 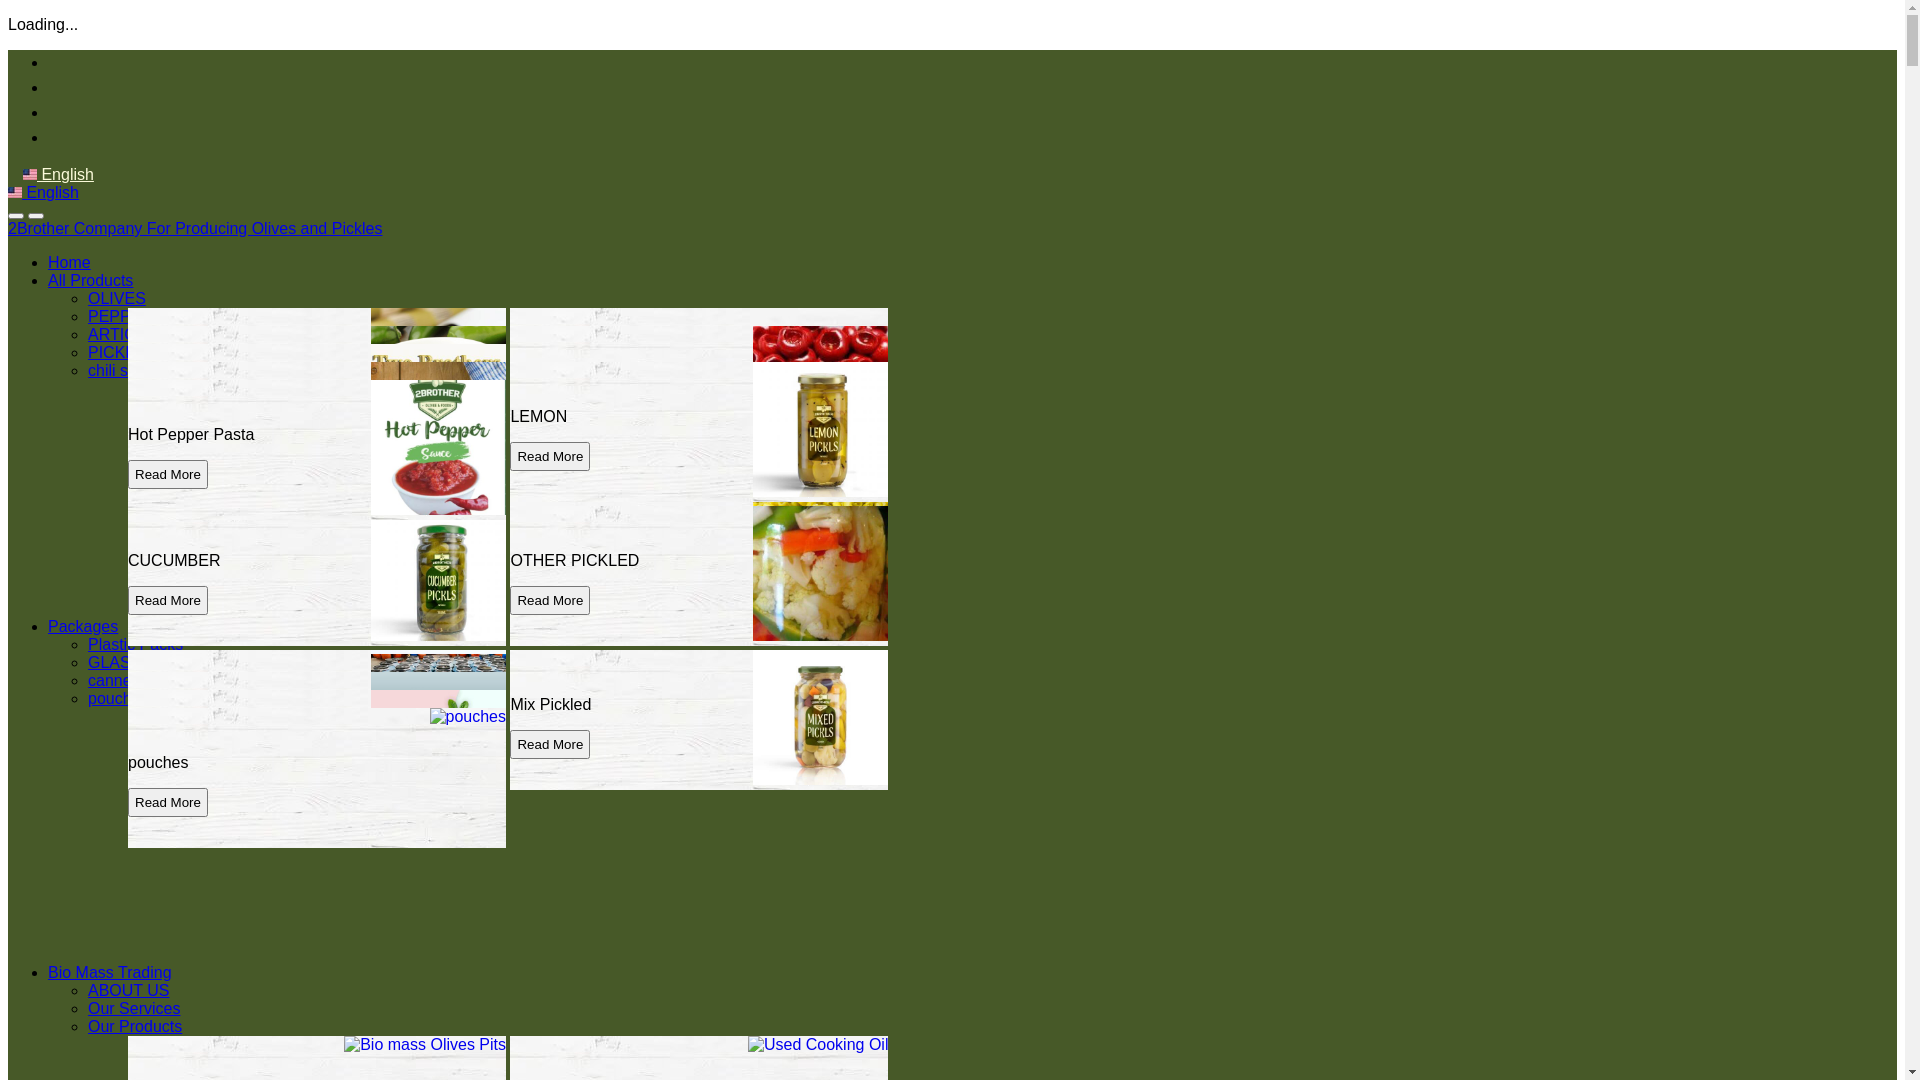 I want to click on 'Plastic Packs', so click(x=134, y=644).